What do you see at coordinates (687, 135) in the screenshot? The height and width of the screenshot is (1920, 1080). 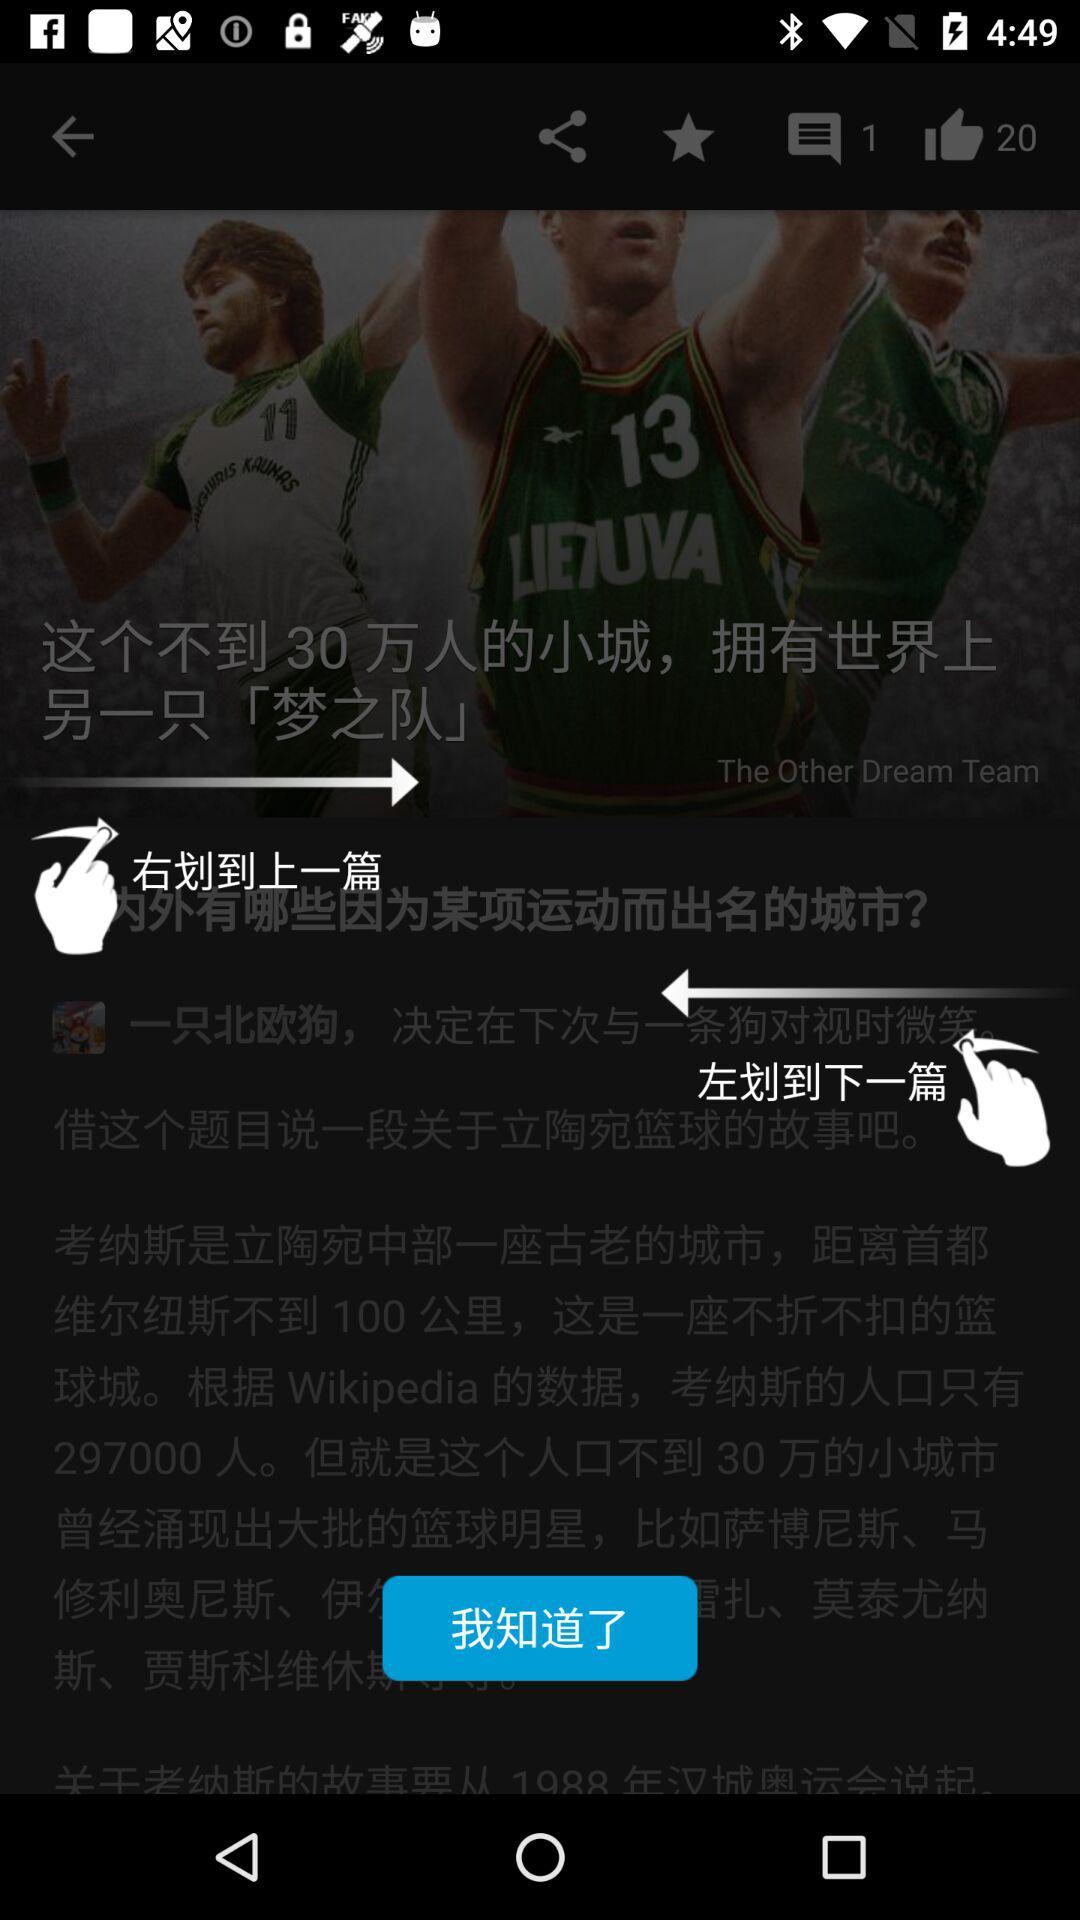 I see `favorite` at bounding box center [687, 135].